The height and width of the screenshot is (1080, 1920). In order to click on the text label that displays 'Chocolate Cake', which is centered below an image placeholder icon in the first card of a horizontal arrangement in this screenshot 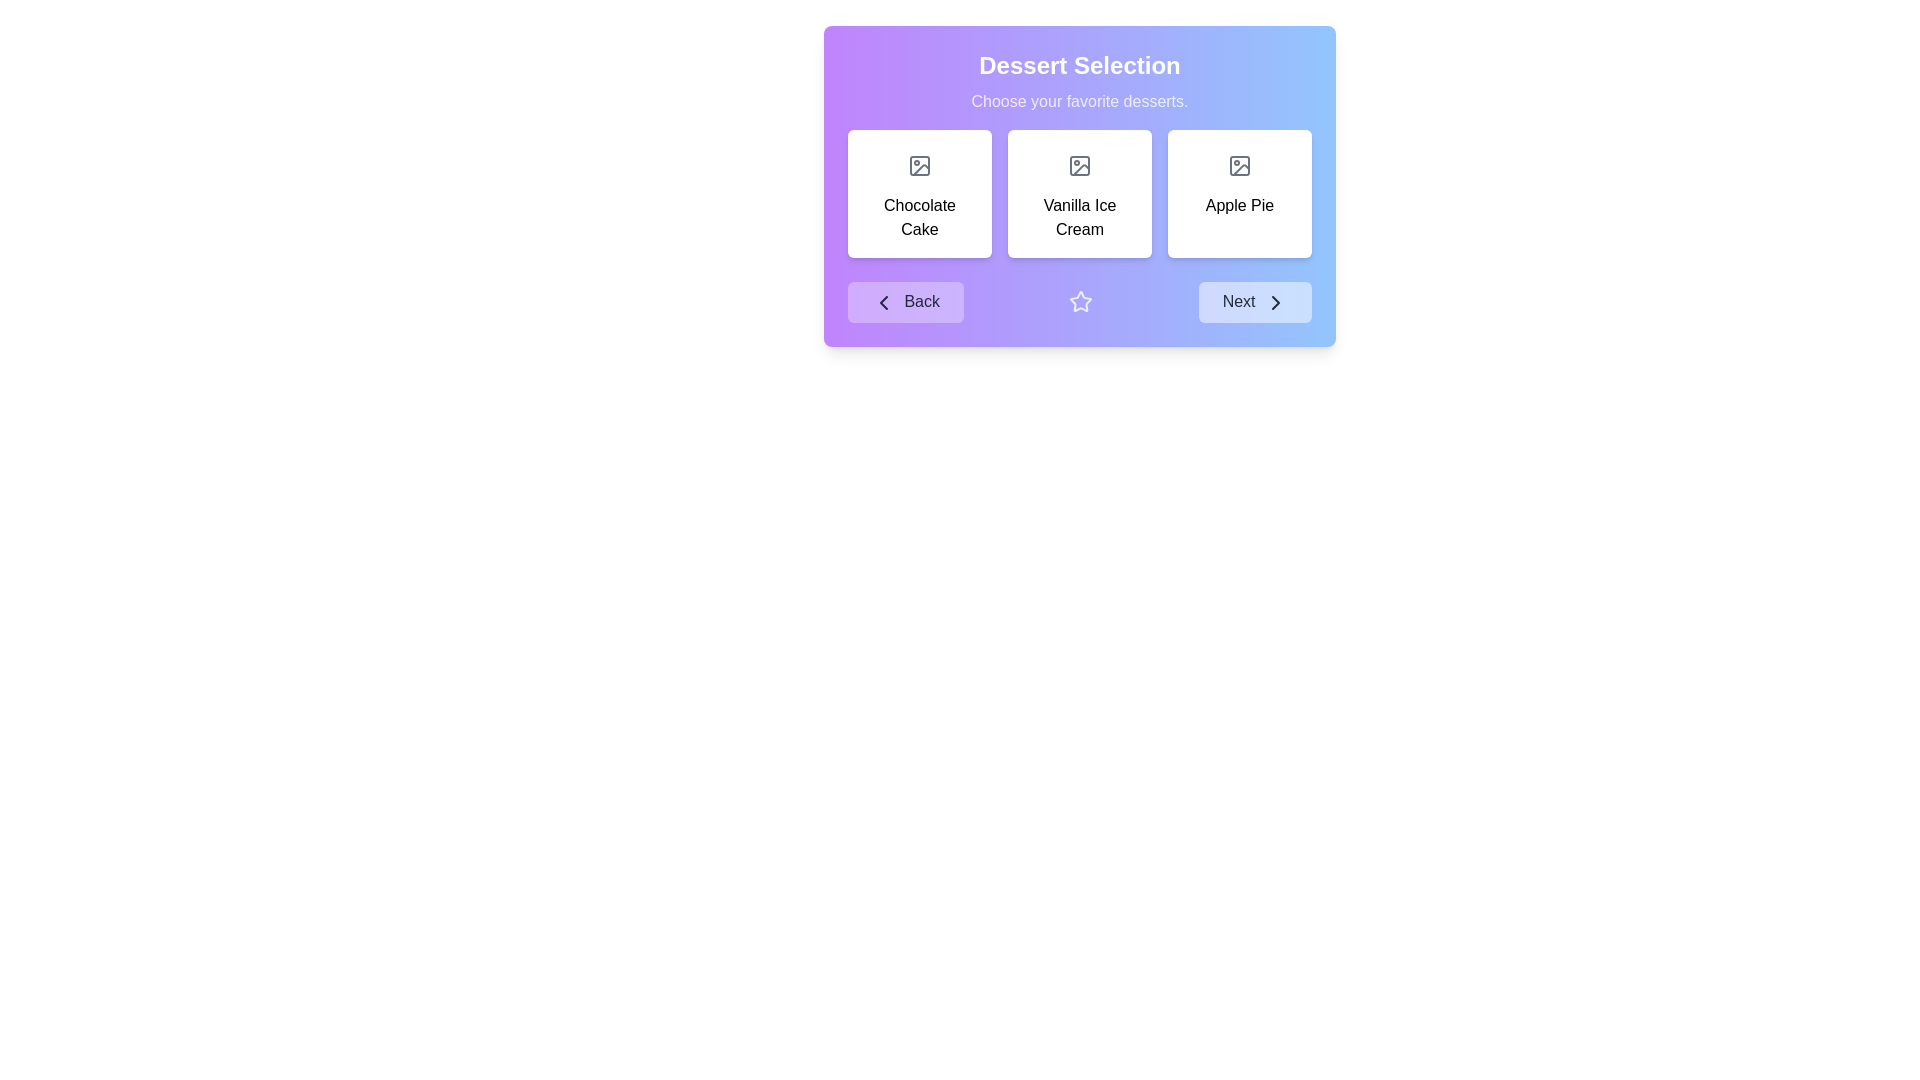, I will do `click(919, 218)`.